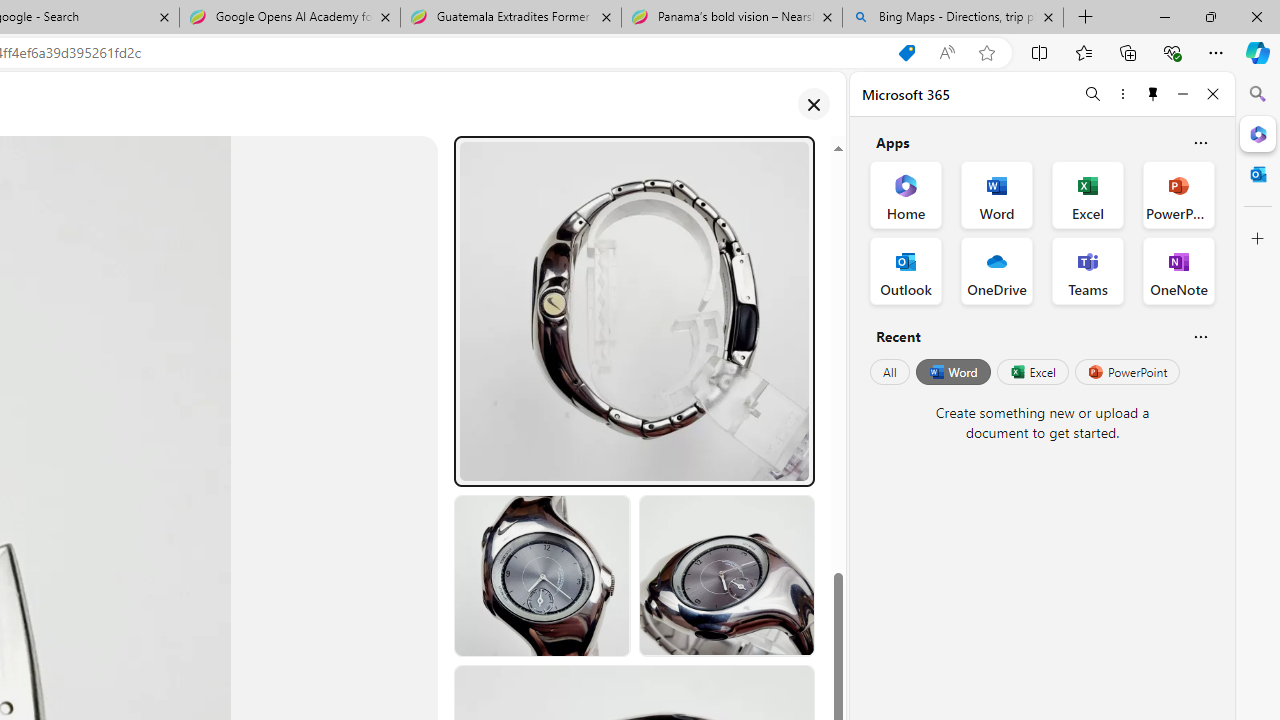  What do you see at coordinates (289, 17) in the screenshot?
I see `'Google Opens AI Academy for Startups - Nearshore Americas'` at bounding box center [289, 17].